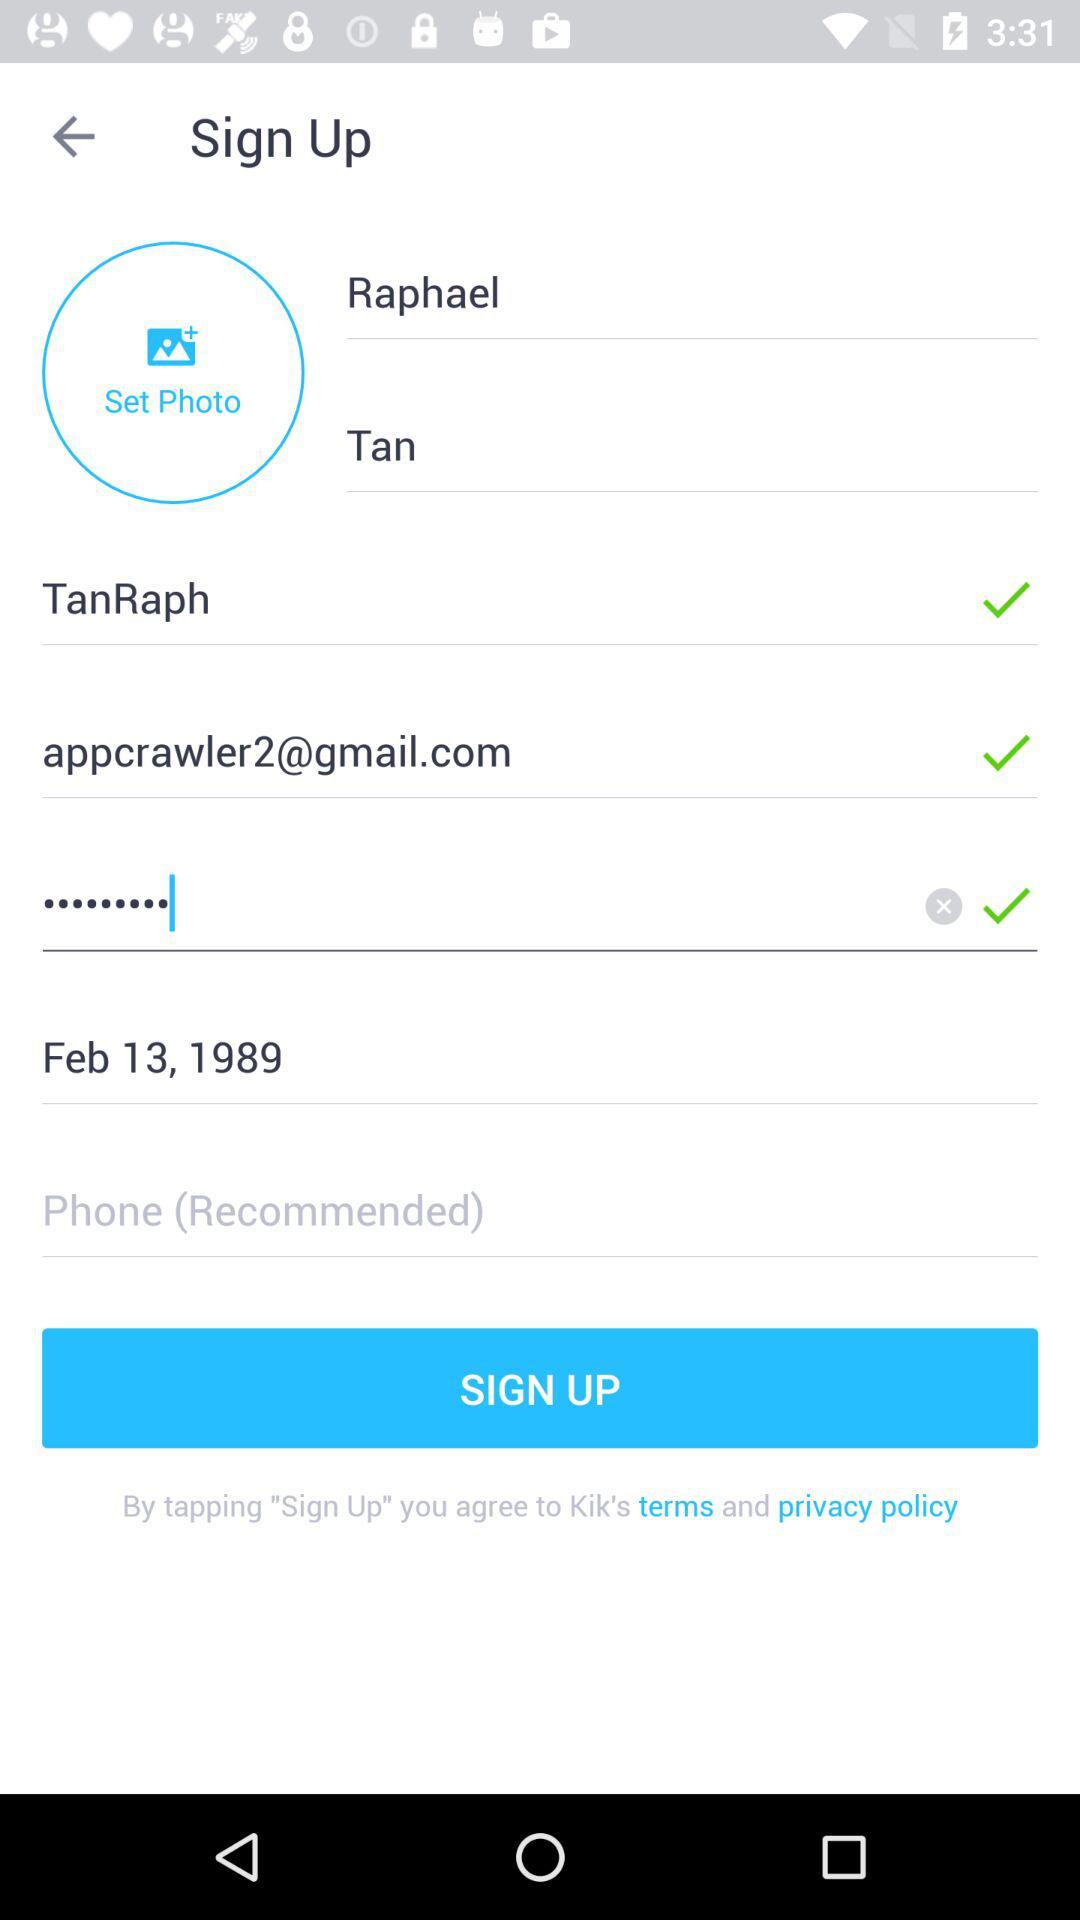 This screenshot has height=1920, width=1080. Describe the element at coordinates (1006, 905) in the screenshot. I see `the check icon` at that location.